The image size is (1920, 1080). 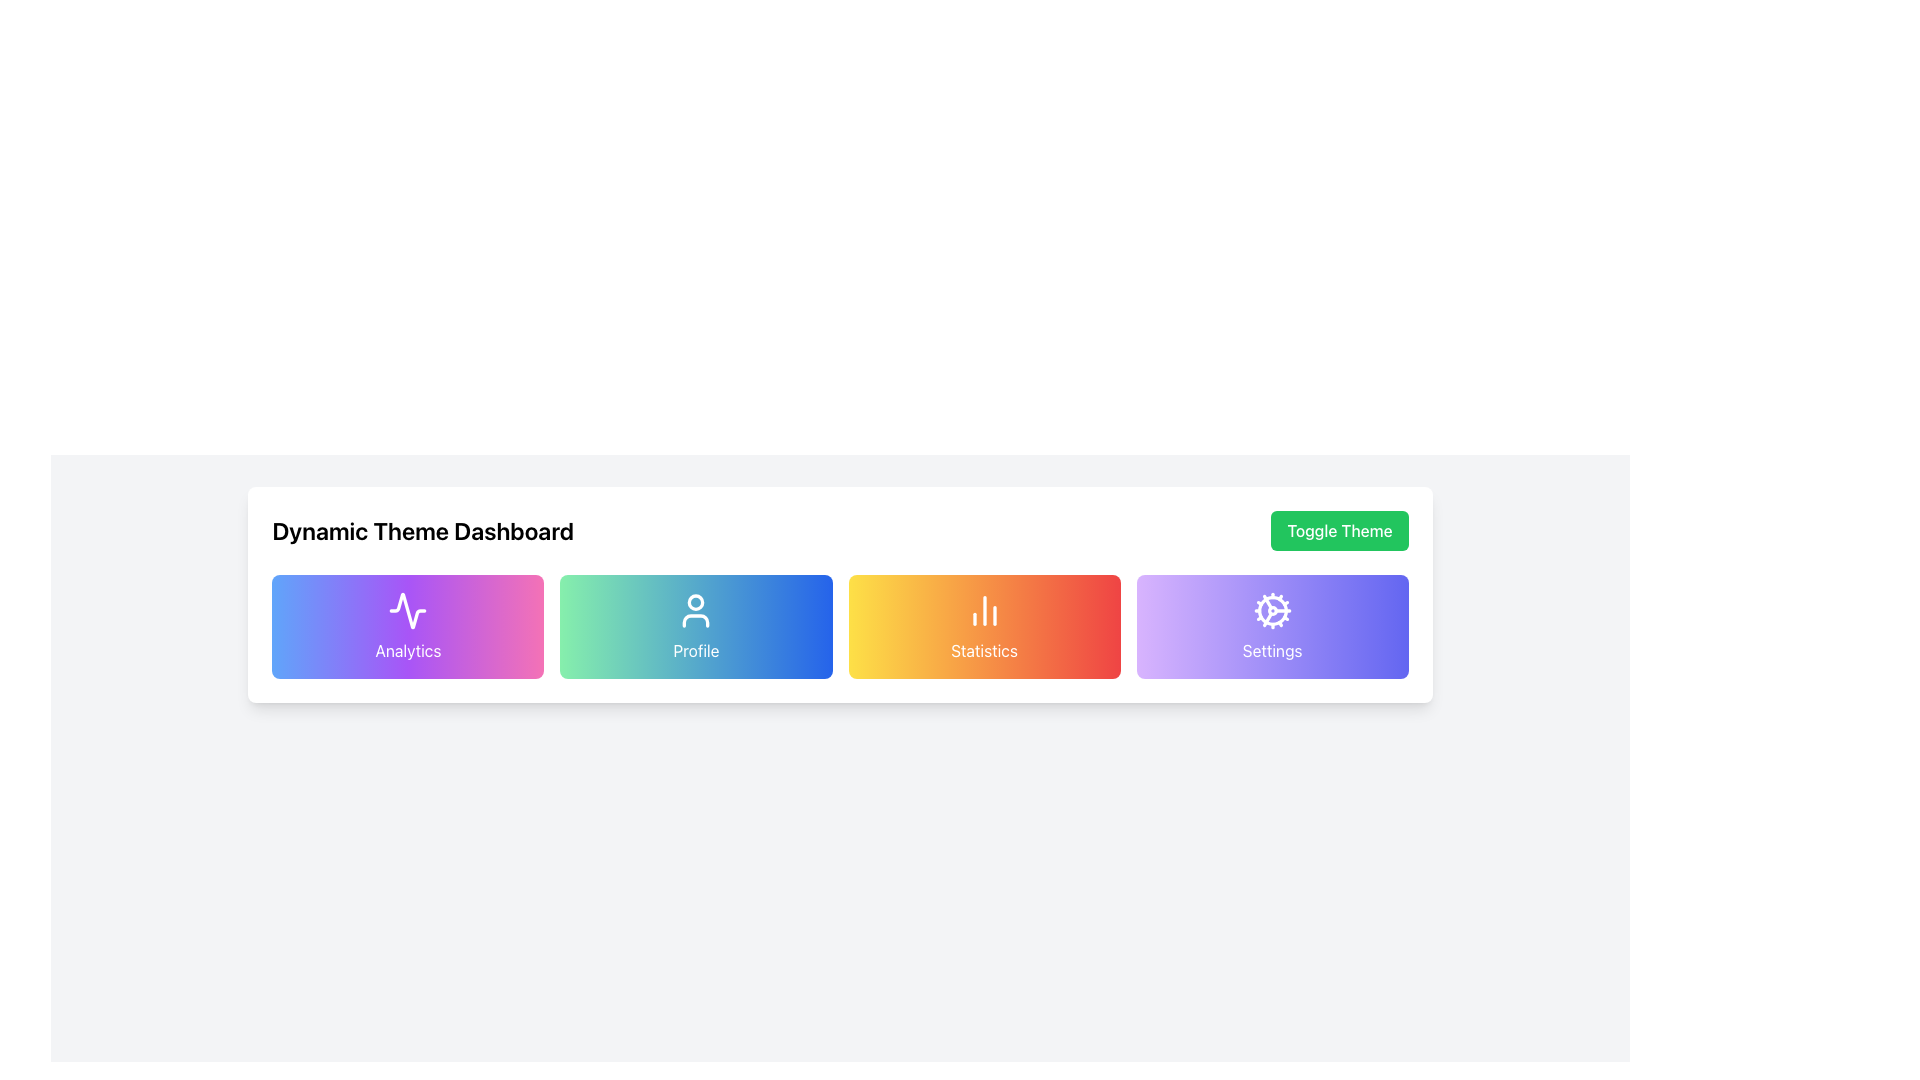 I want to click on the 'Profile' button, which is the second panel in a horizontal row of four panels, positioned between the 'Analytics' and 'Statistics' panels, so click(x=696, y=626).